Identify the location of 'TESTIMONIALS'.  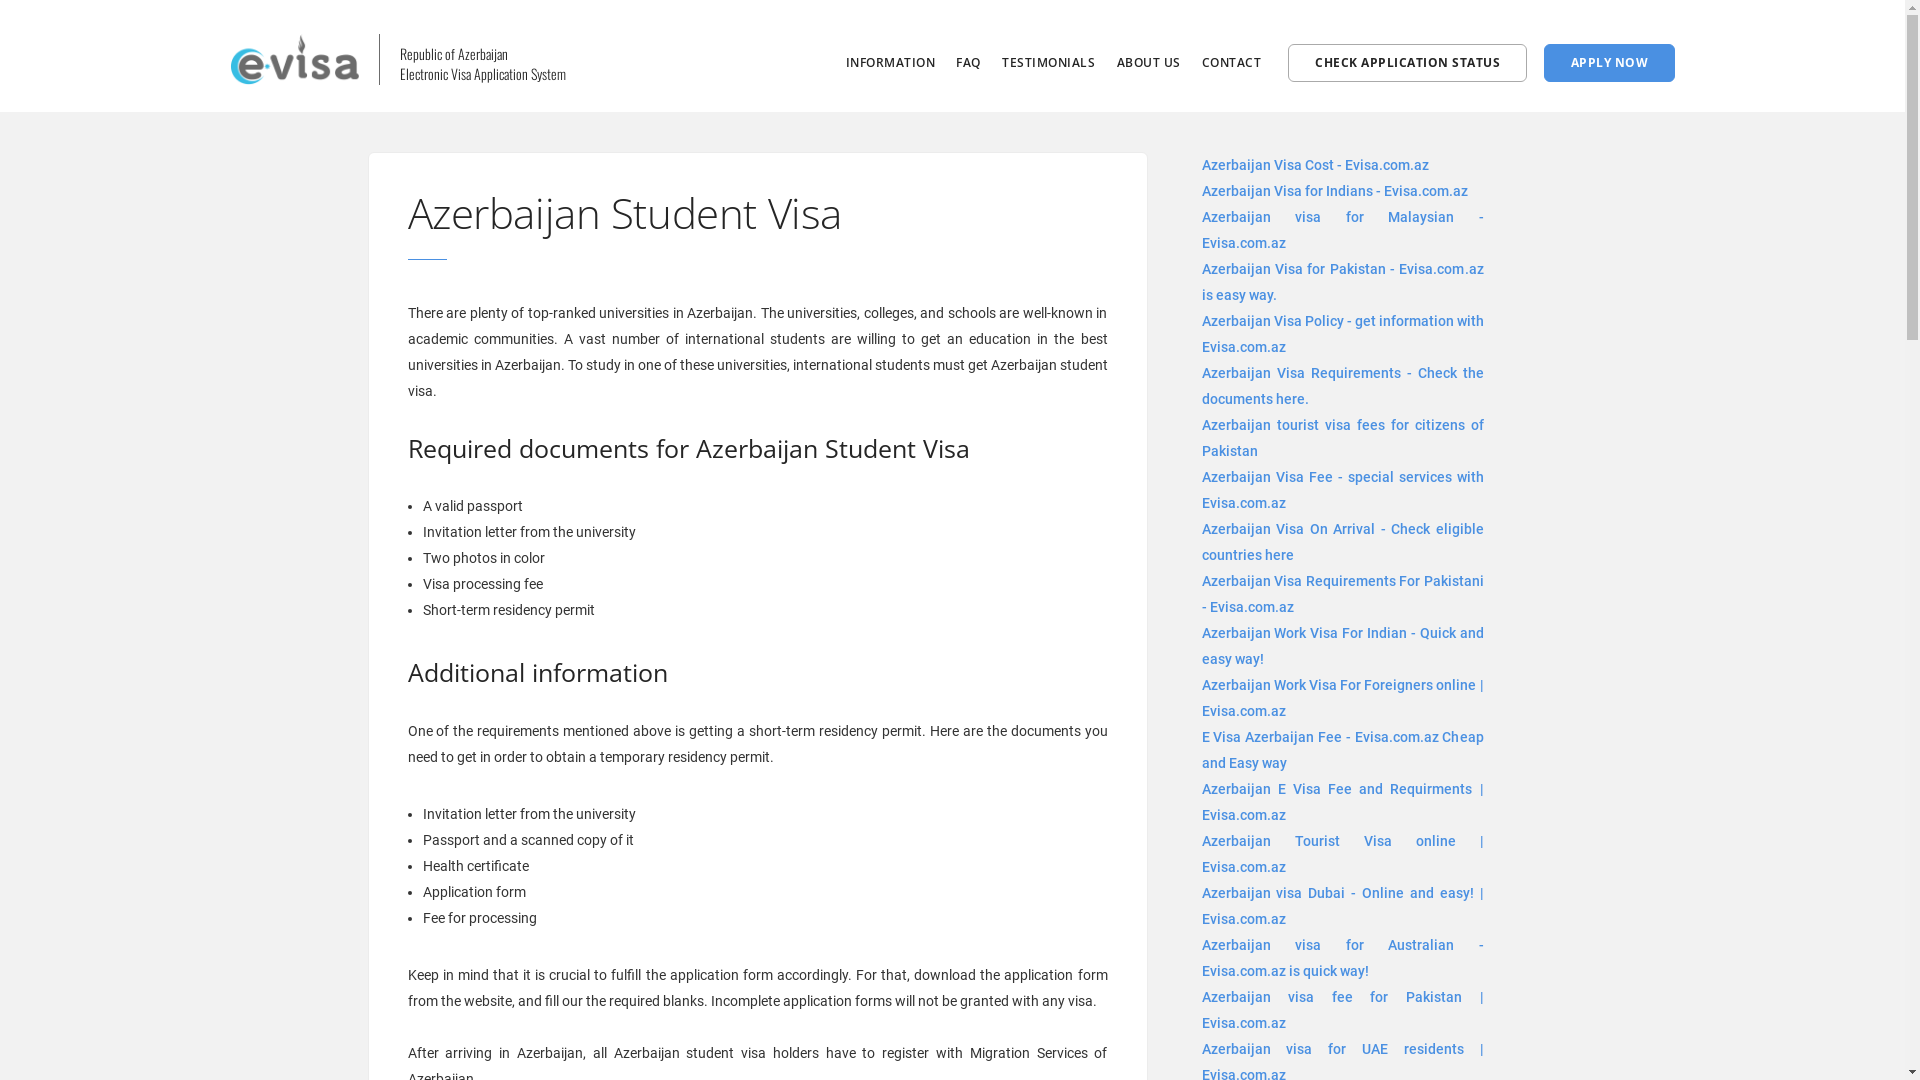
(1002, 61).